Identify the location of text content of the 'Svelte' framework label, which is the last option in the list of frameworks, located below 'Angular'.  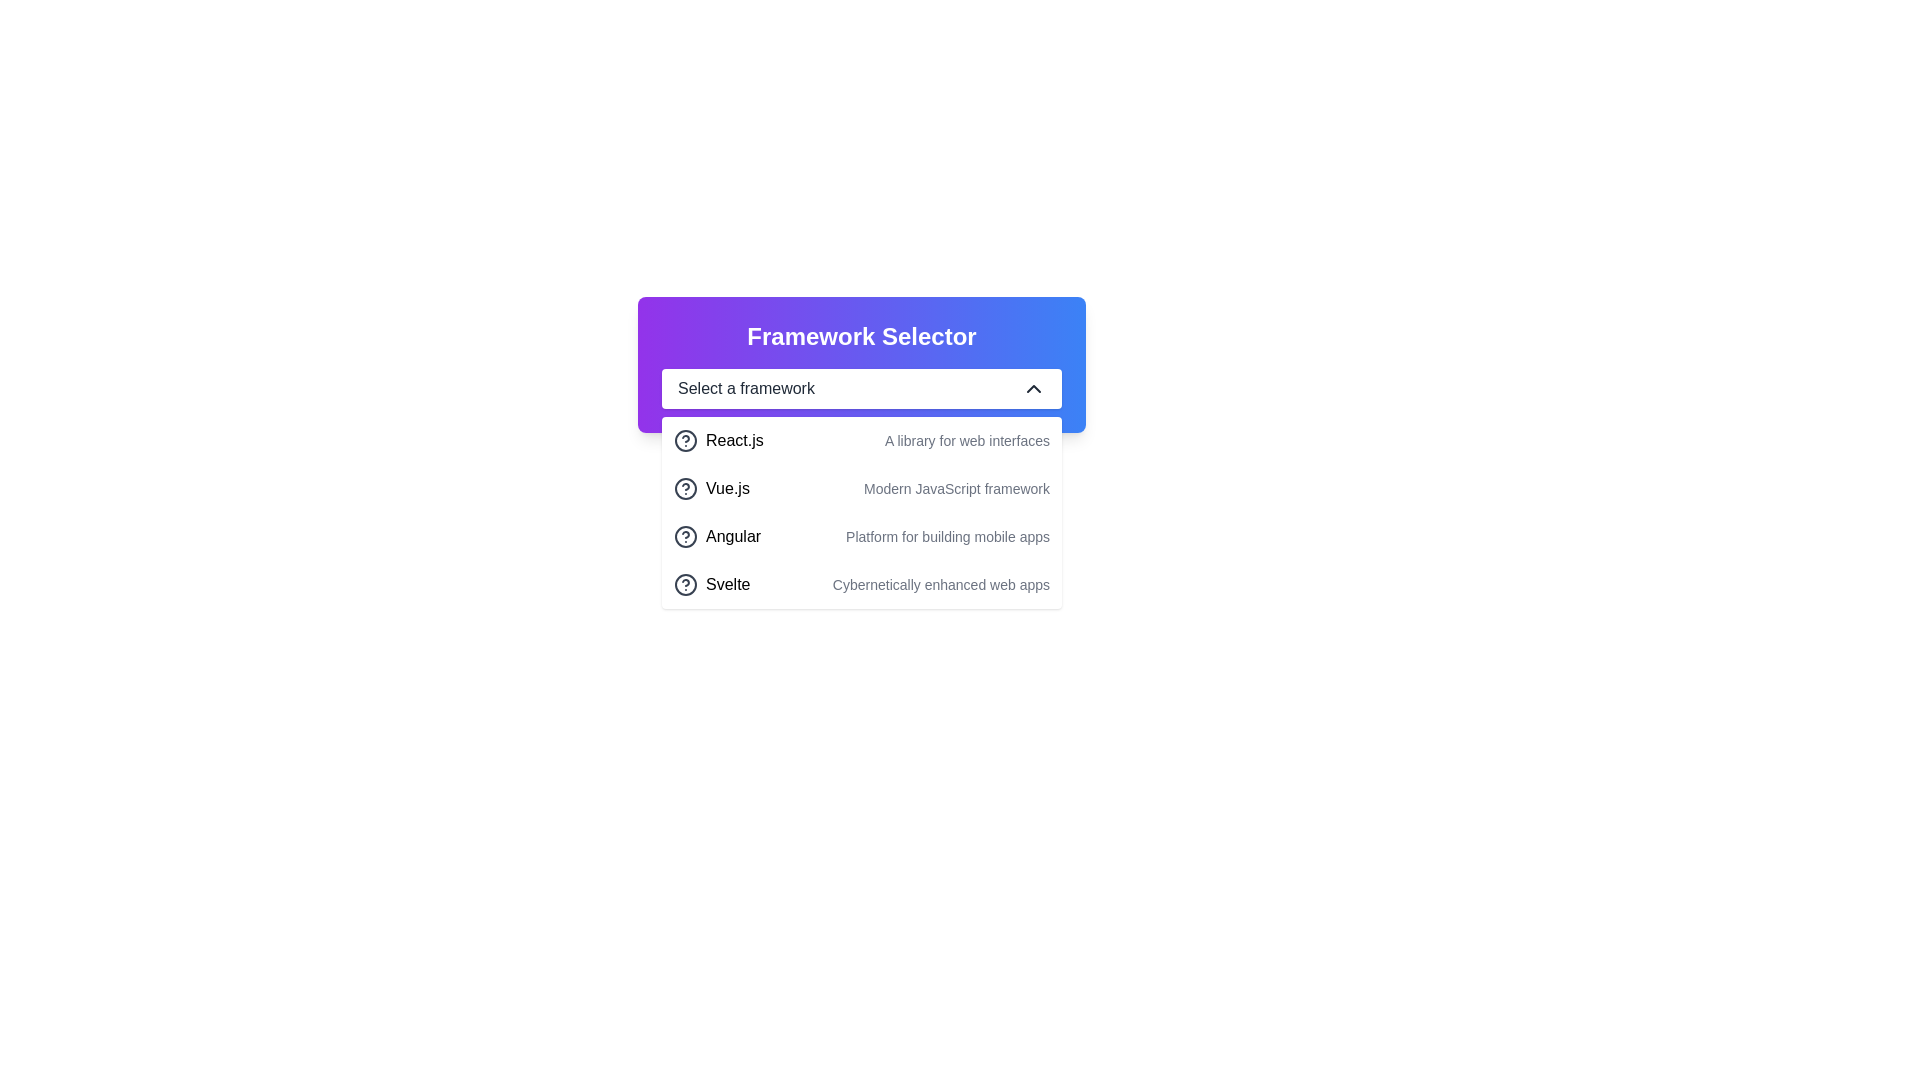
(727, 585).